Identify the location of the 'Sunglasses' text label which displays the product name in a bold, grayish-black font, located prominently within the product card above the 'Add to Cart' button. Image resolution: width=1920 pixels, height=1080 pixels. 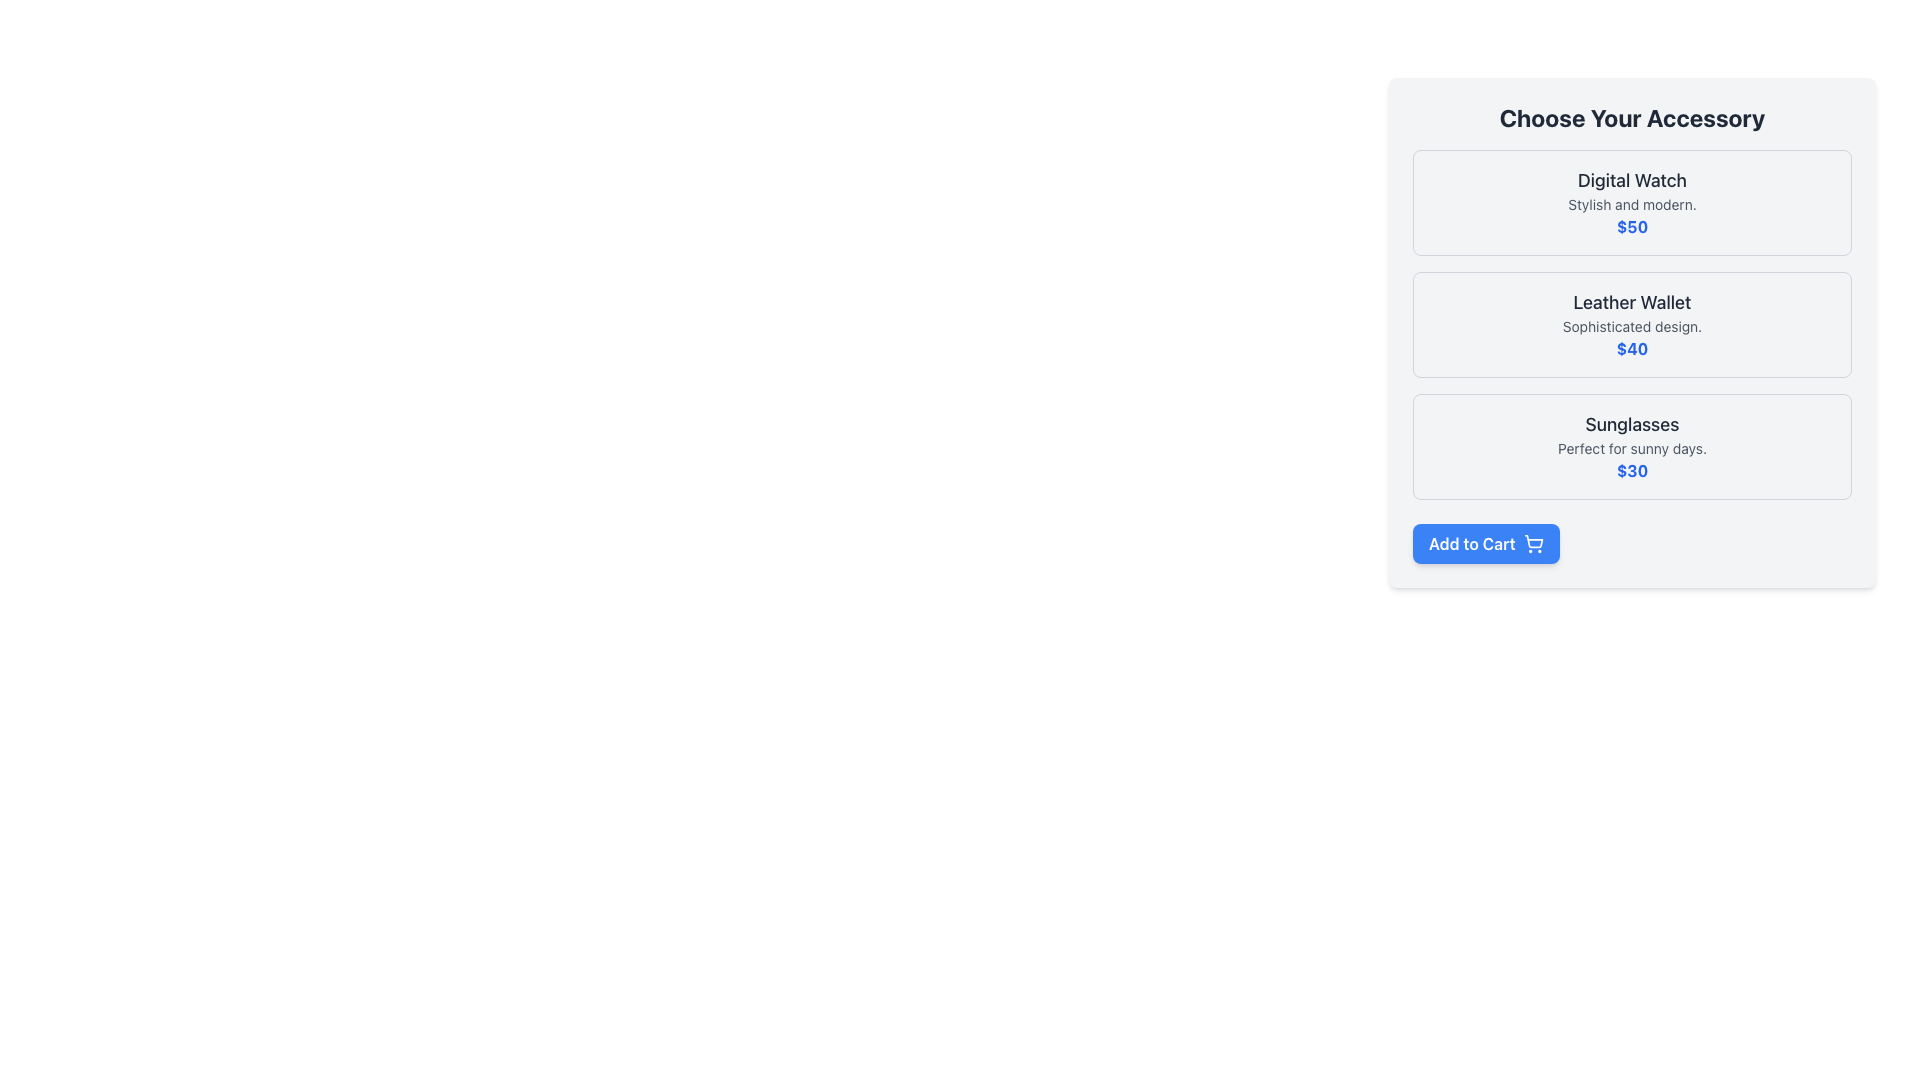
(1632, 423).